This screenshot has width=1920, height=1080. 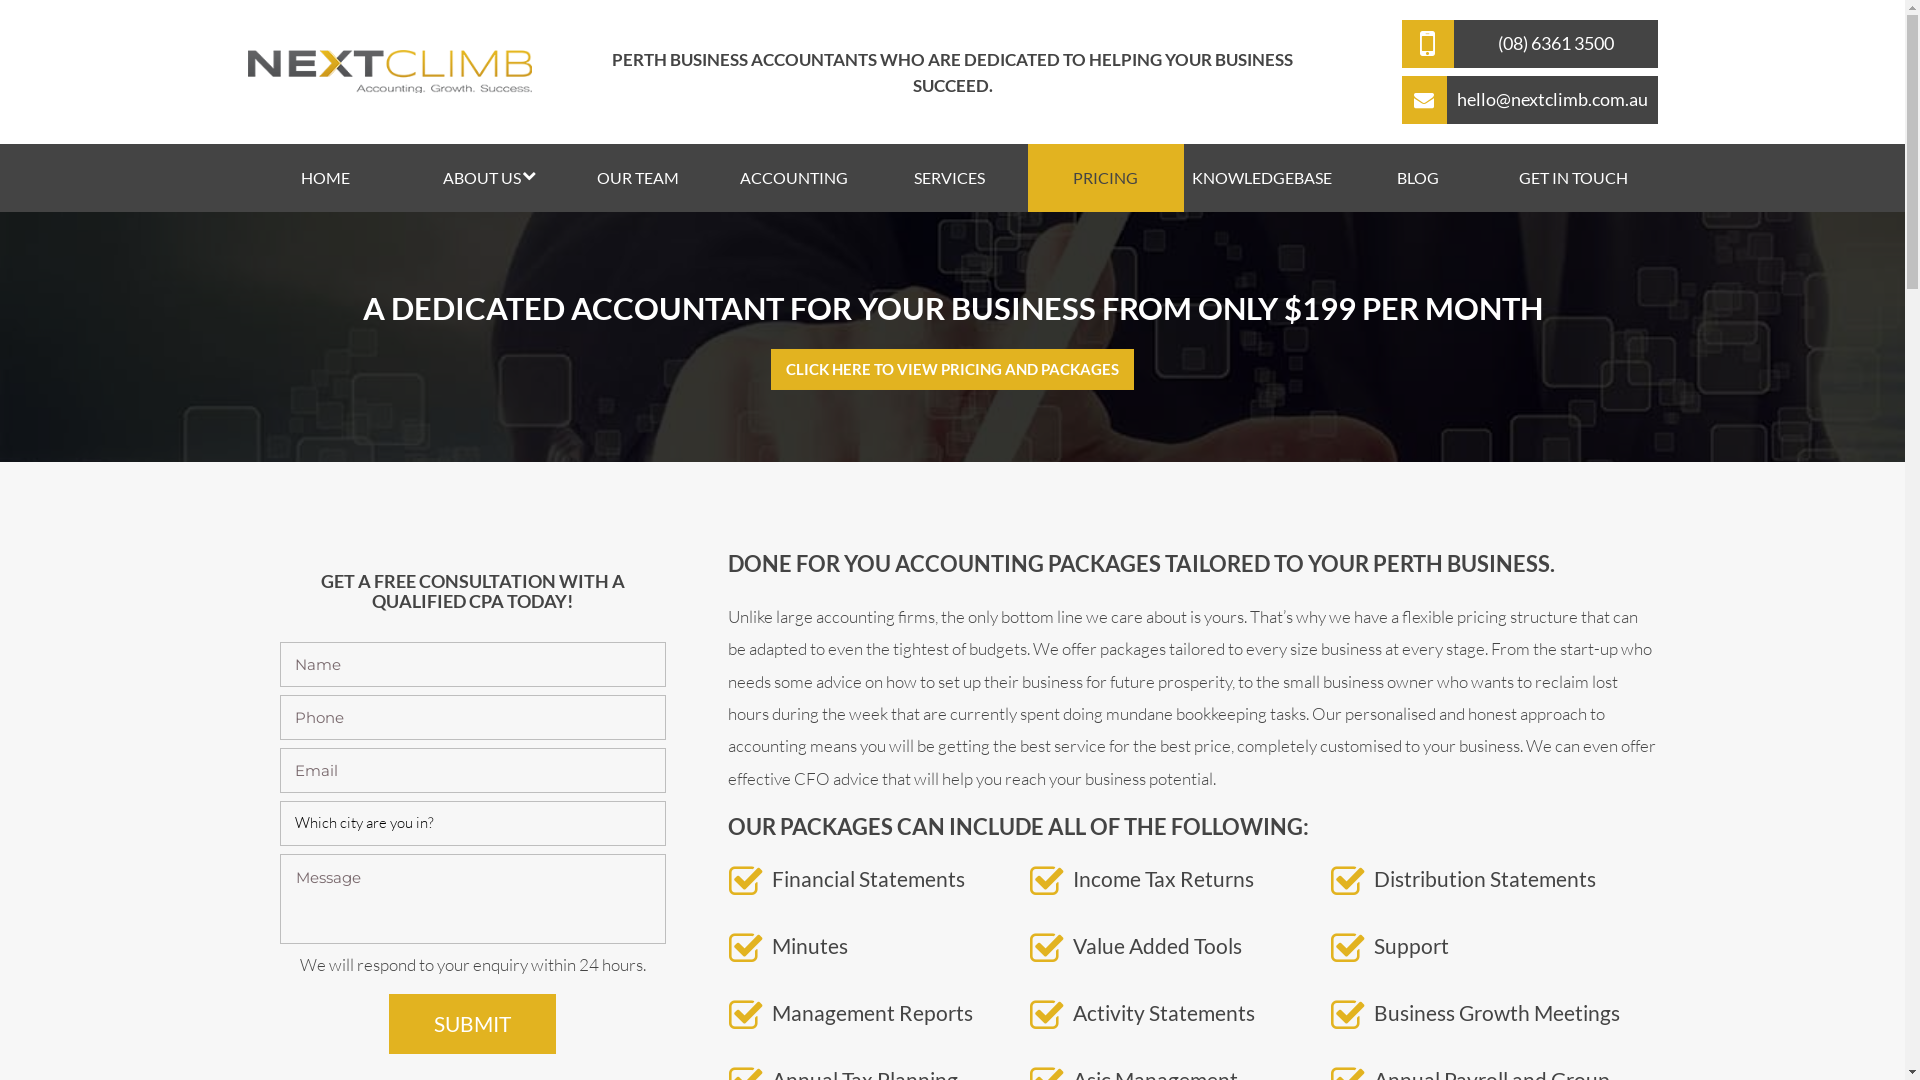 What do you see at coordinates (1184, 176) in the screenshot?
I see `'KNOWLEDGEBASE'` at bounding box center [1184, 176].